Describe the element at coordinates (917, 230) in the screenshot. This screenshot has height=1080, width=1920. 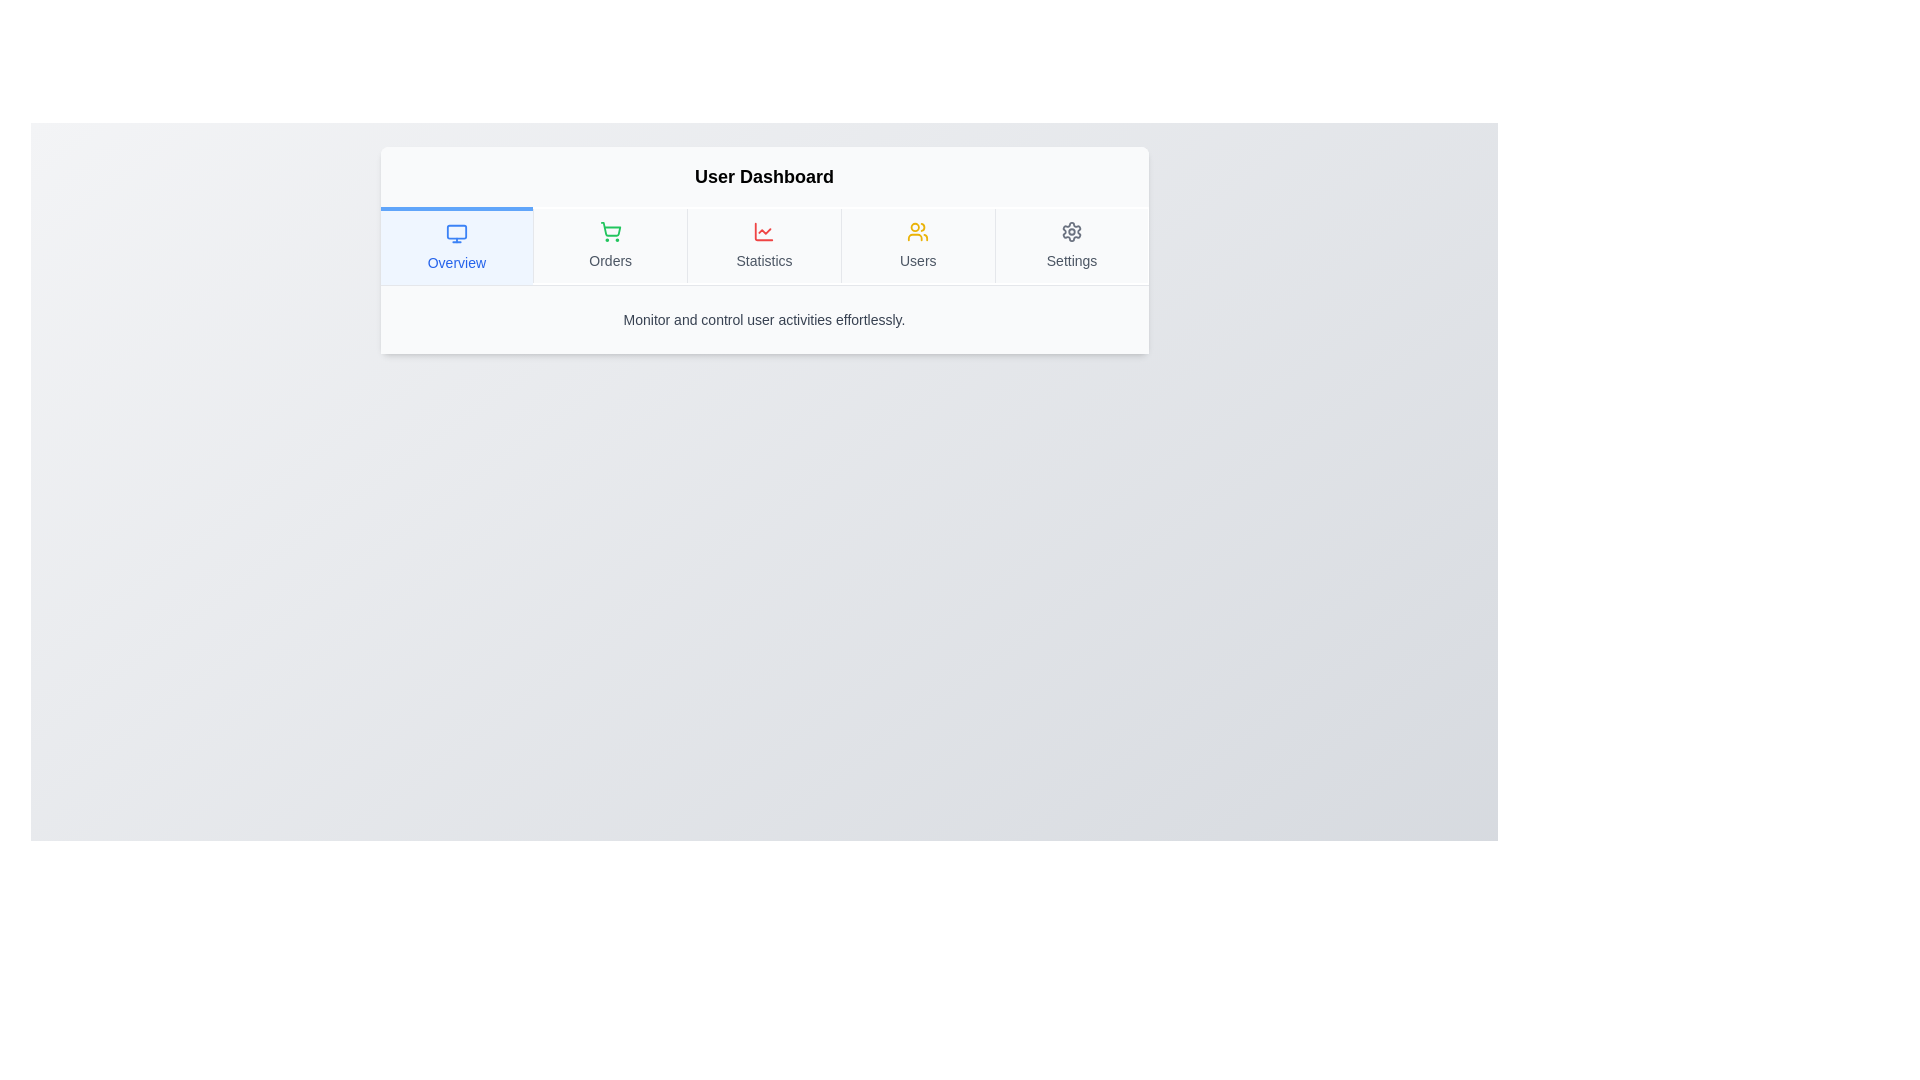
I see `the yellow-colored icon representing a group of people located above the 'Users' label` at that location.